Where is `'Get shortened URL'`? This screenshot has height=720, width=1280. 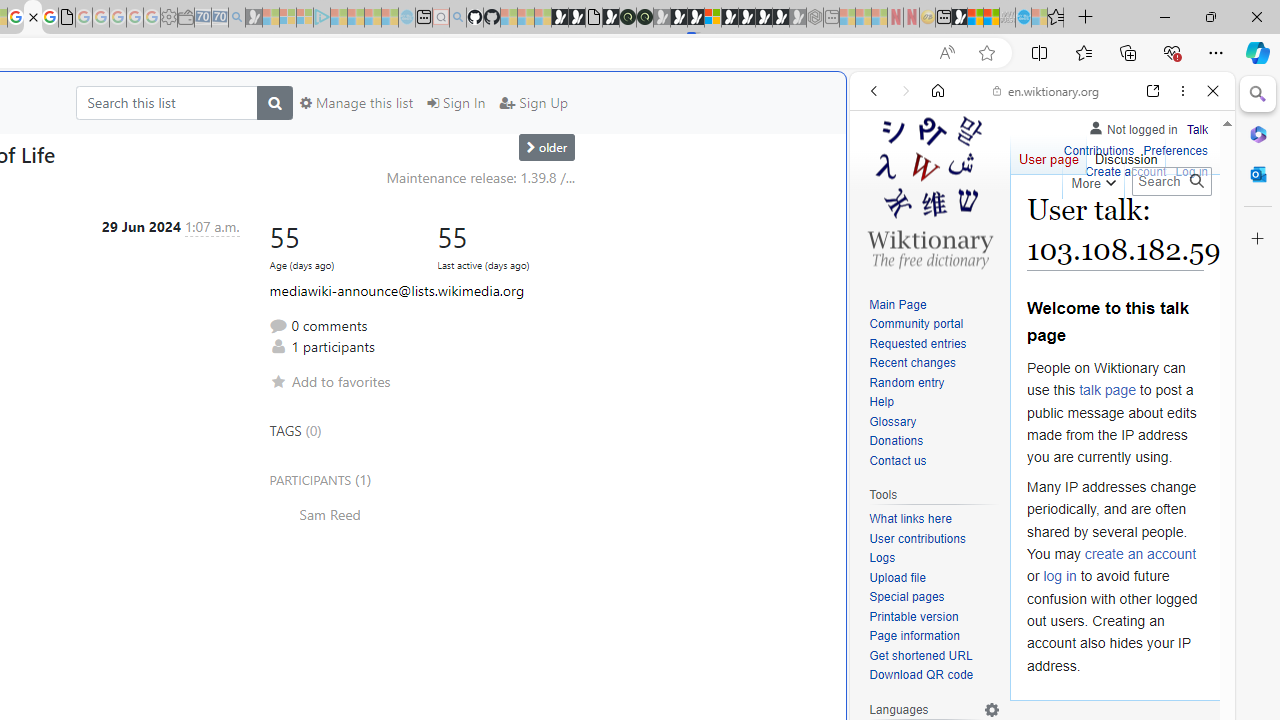 'Get shortened URL' is located at coordinates (919, 655).